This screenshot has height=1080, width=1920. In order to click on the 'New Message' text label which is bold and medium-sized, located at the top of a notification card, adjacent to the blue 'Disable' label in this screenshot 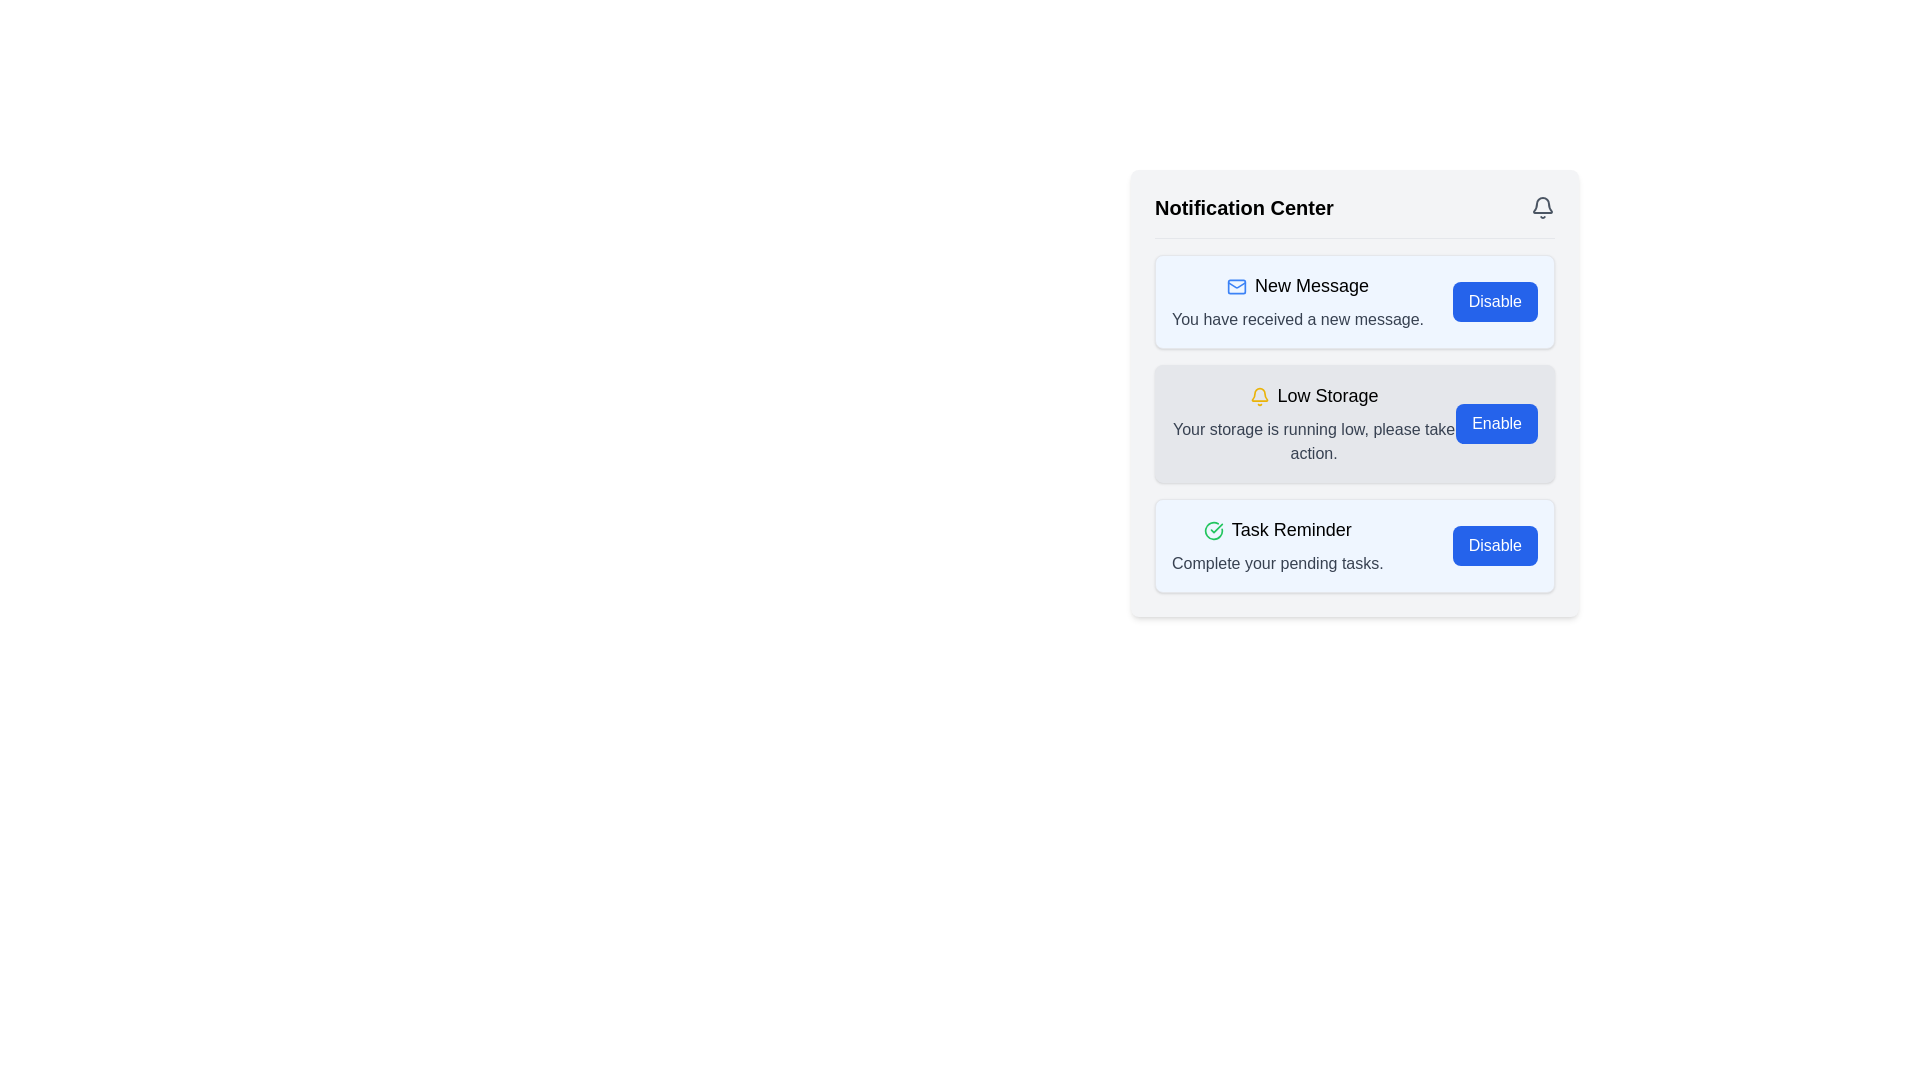, I will do `click(1297, 285)`.